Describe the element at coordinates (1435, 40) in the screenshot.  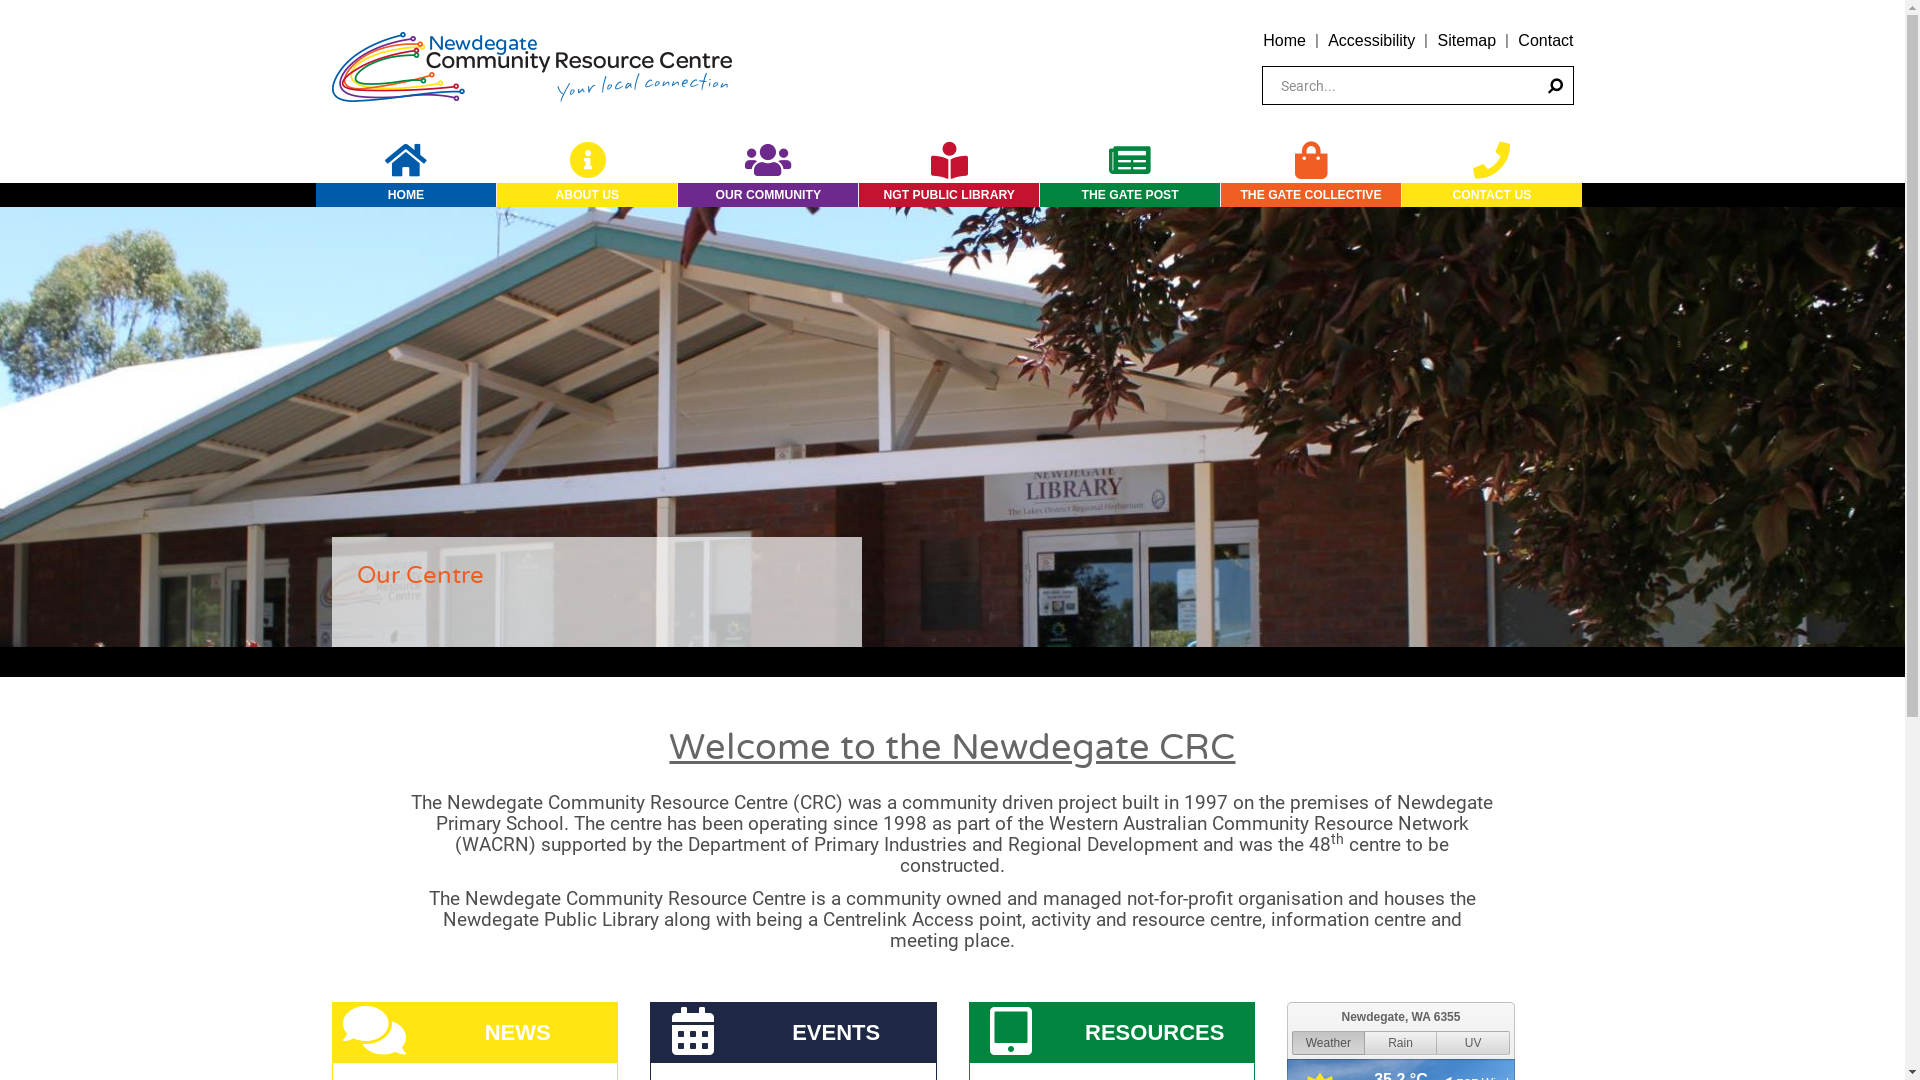
I see `'Sitemap'` at that location.